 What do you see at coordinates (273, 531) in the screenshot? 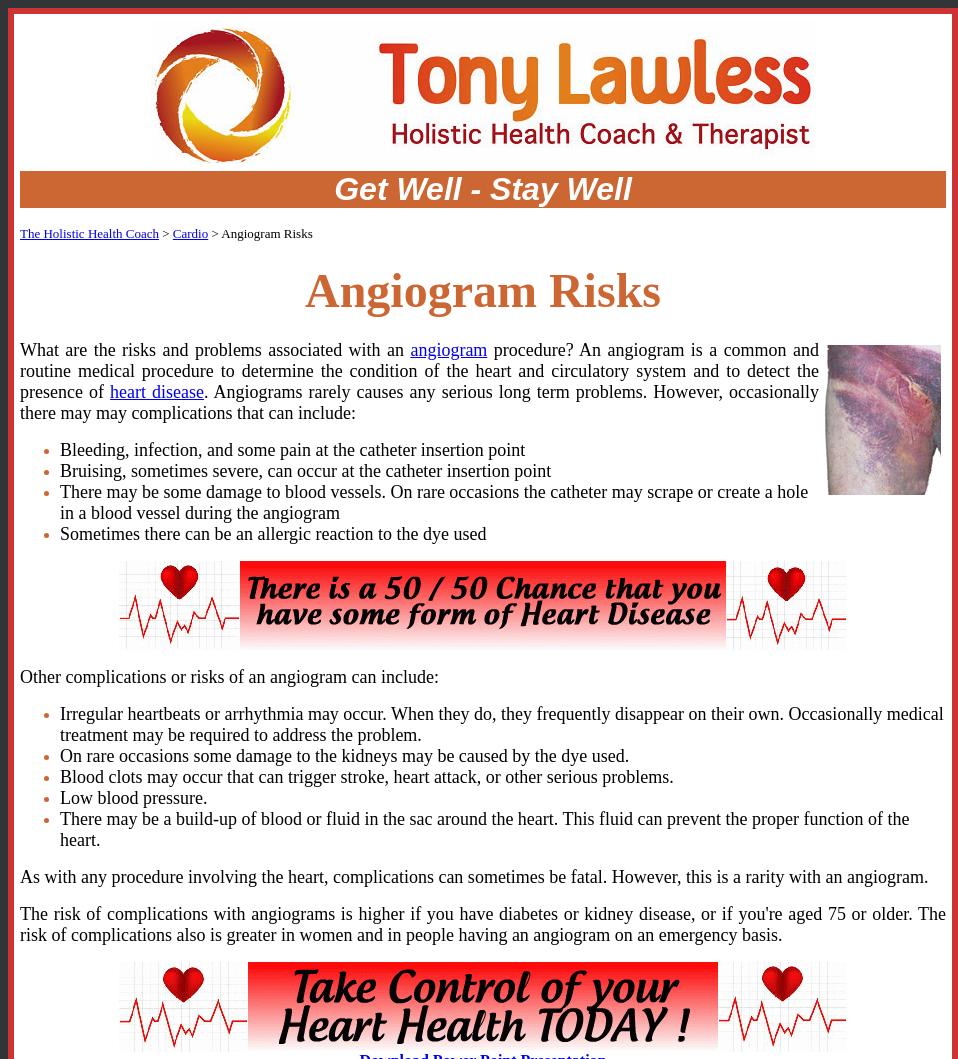
I see `'Sometimes there can 
          be an allergic reaction to the dye used'` at bounding box center [273, 531].